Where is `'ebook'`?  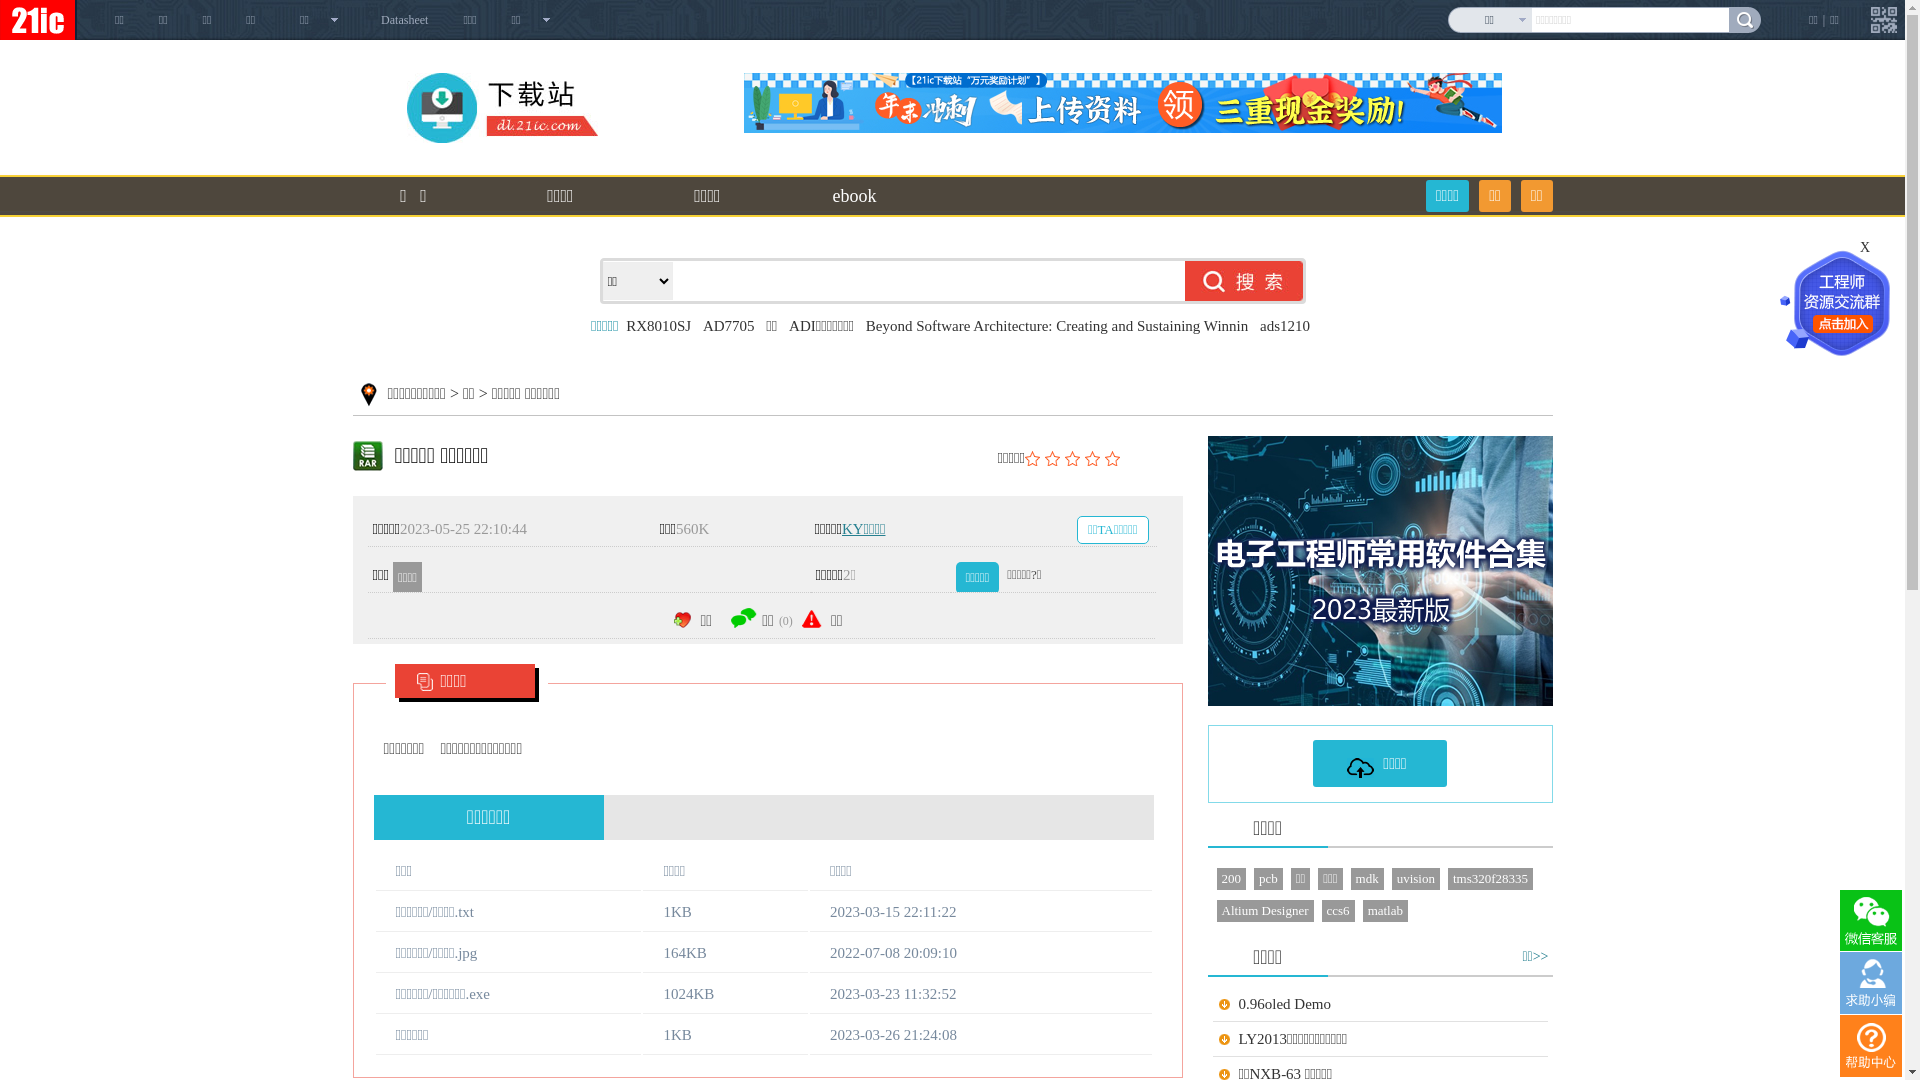
'ebook' is located at coordinates (792, 196).